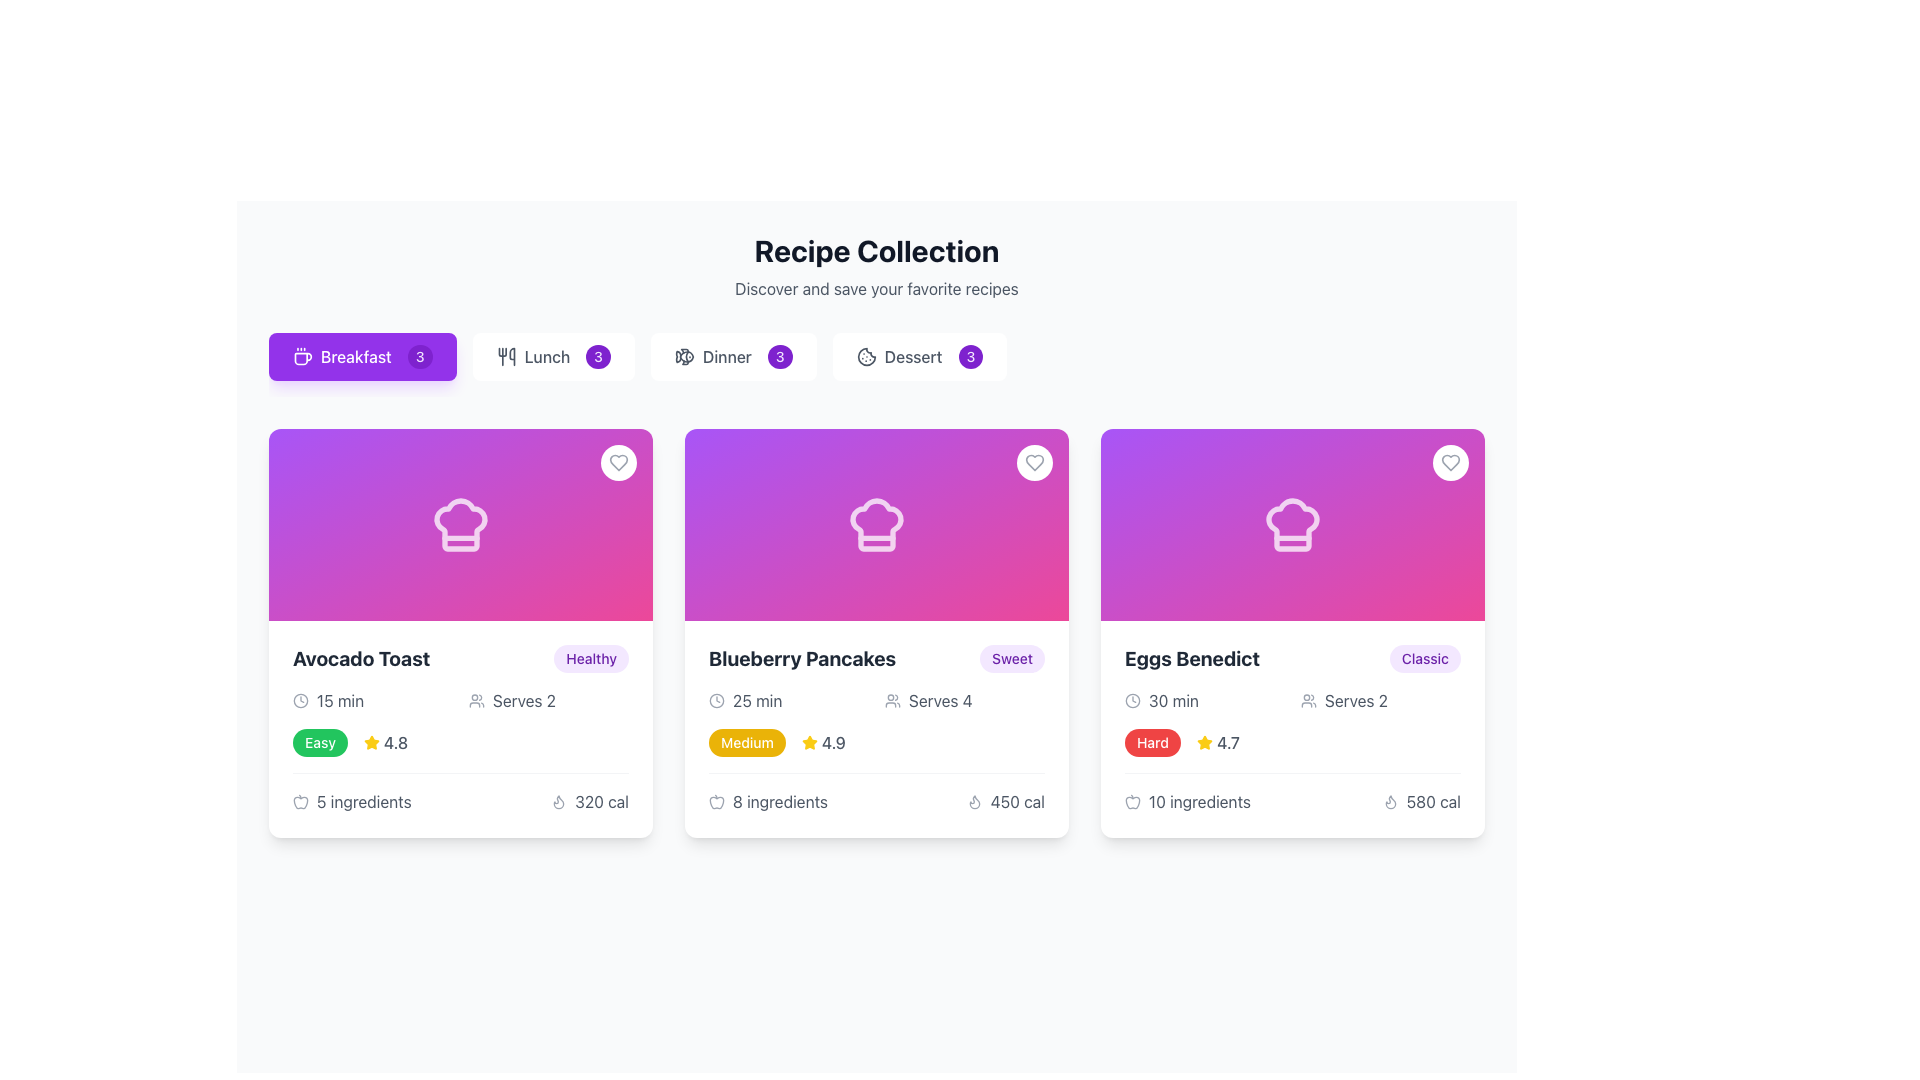  What do you see at coordinates (1132, 801) in the screenshot?
I see `the small light gray apple icon located to the left of the '10 ingredients' text in the 'Eggs Benedict' recipe card's metadata` at bounding box center [1132, 801].